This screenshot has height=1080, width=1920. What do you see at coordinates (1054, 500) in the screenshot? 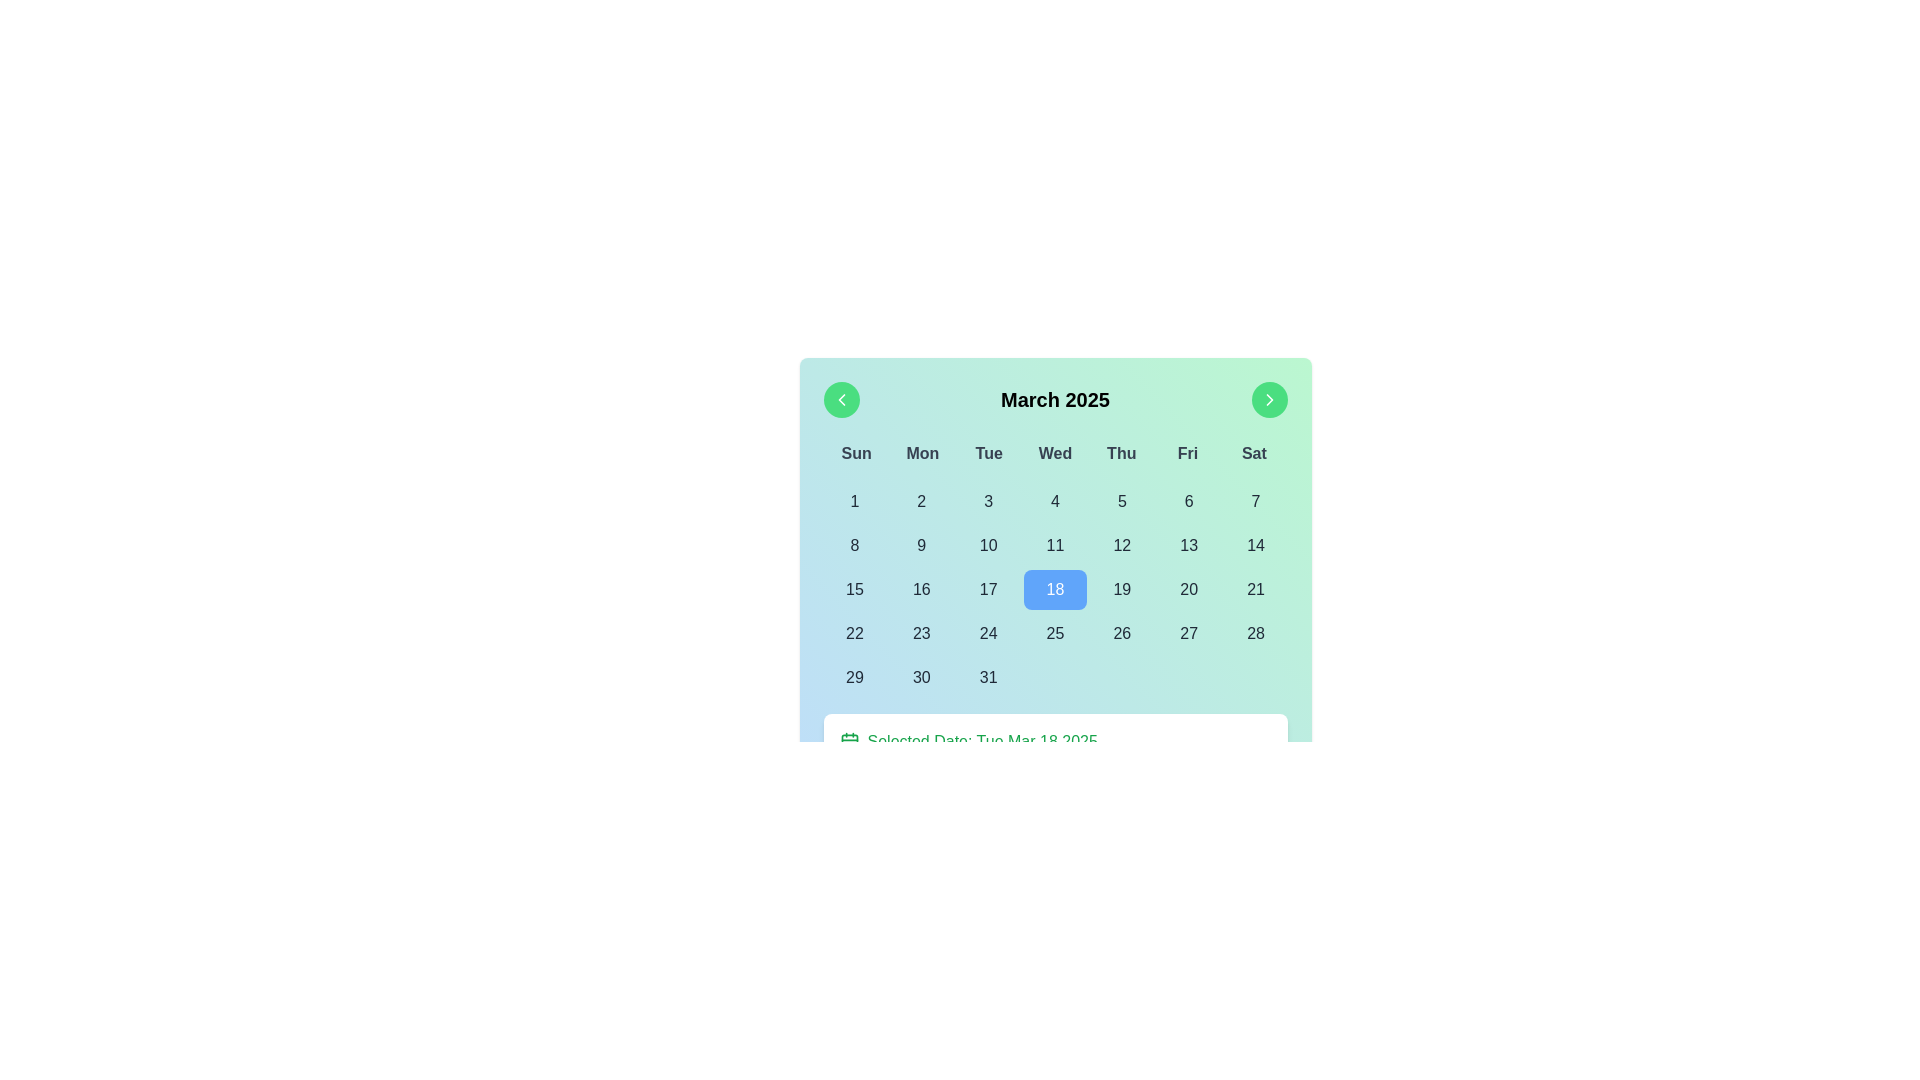
I see `the rounded rectangular button labeled '4' in the calendar grid under 'March 2025'` at bounding box center [1054, 500].